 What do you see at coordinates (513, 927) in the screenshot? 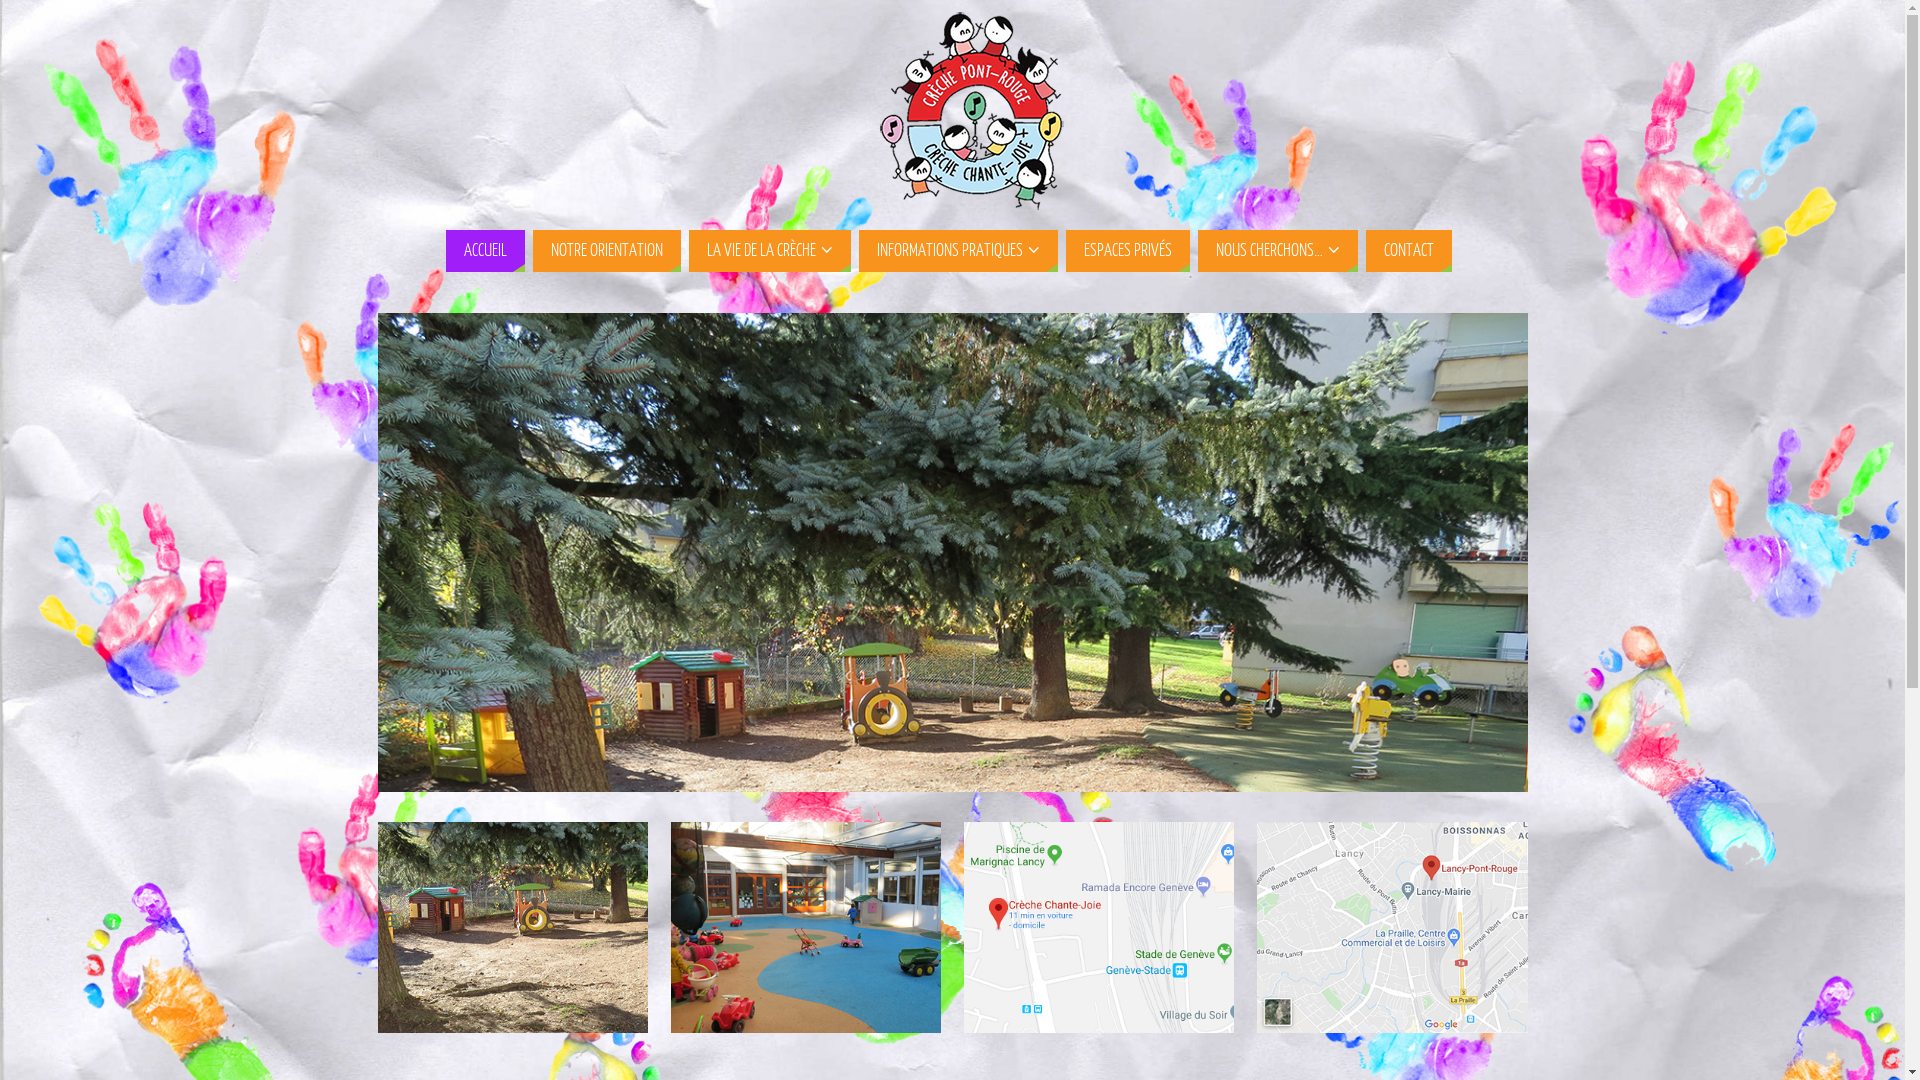
I see `'Notre orientation'` at bounding box center [513, 927].